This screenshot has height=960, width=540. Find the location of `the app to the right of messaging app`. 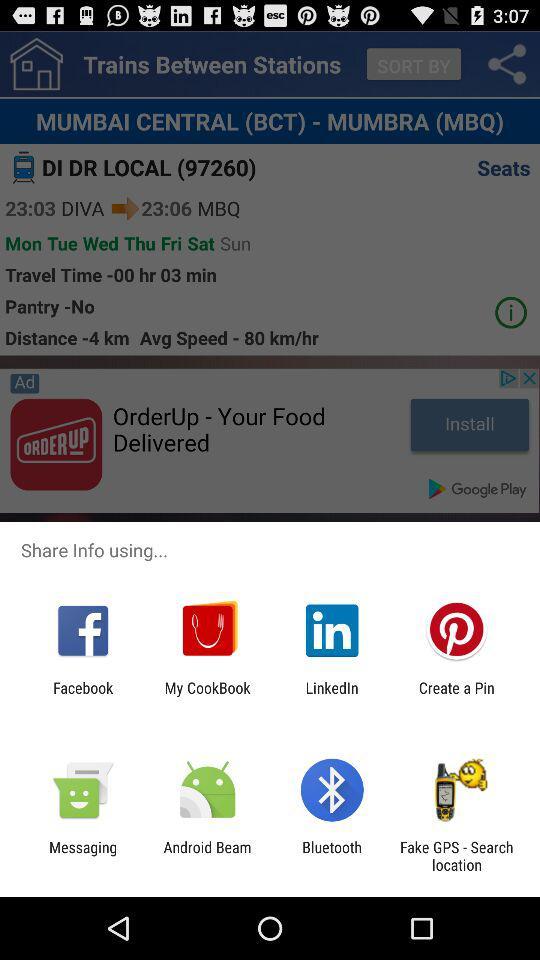

the app to the right of messaging app is located at coordinates (206, 855).